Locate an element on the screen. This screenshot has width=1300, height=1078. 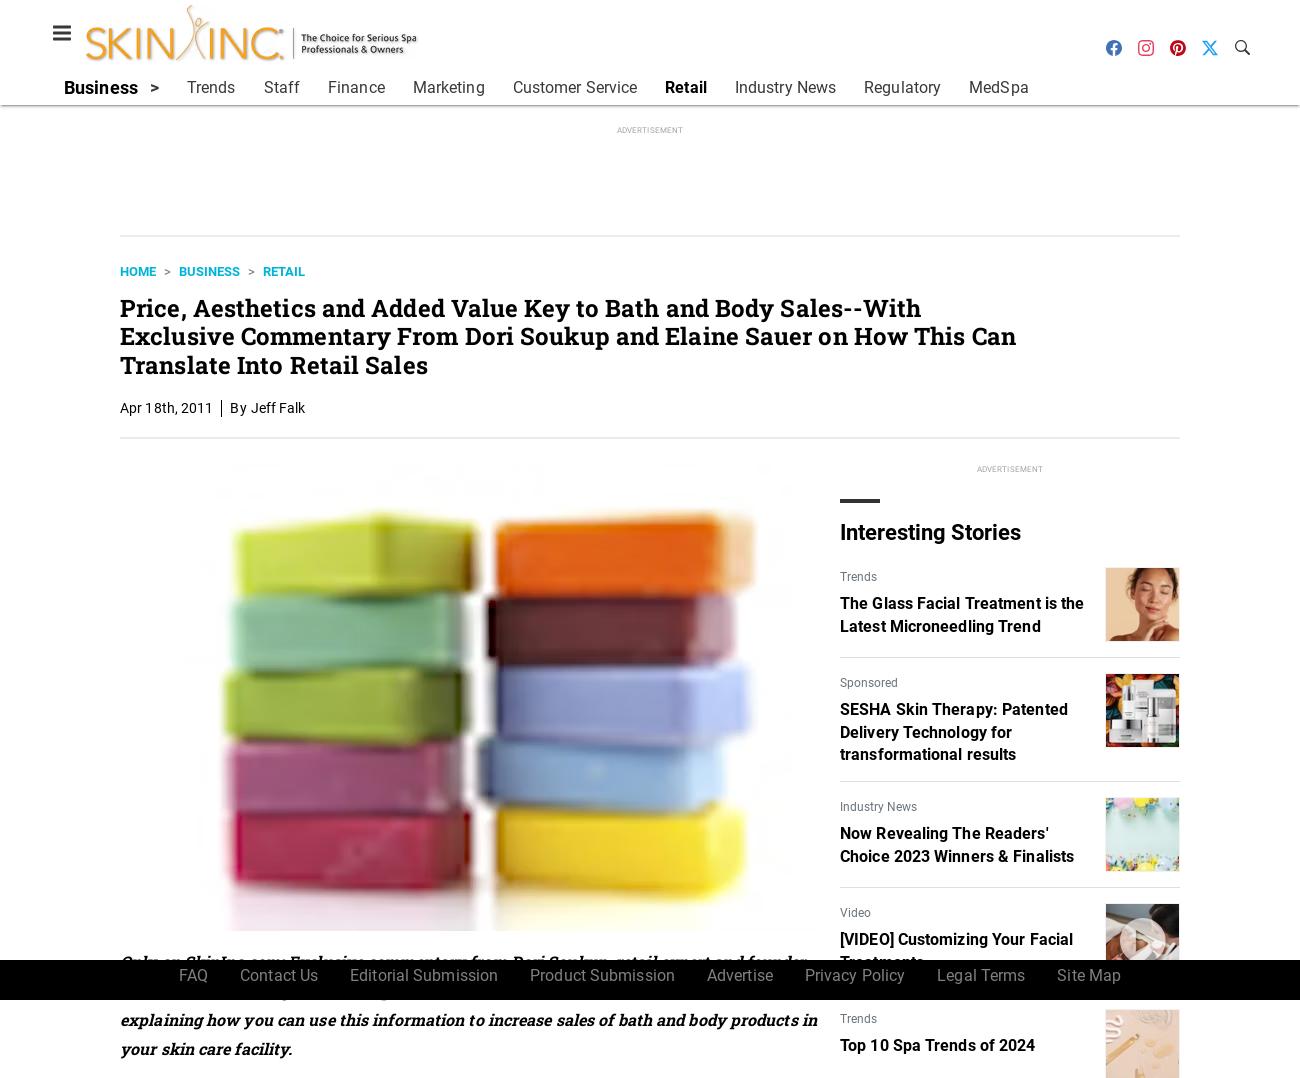
'Product Submission' is located at coordinates (602, 975).